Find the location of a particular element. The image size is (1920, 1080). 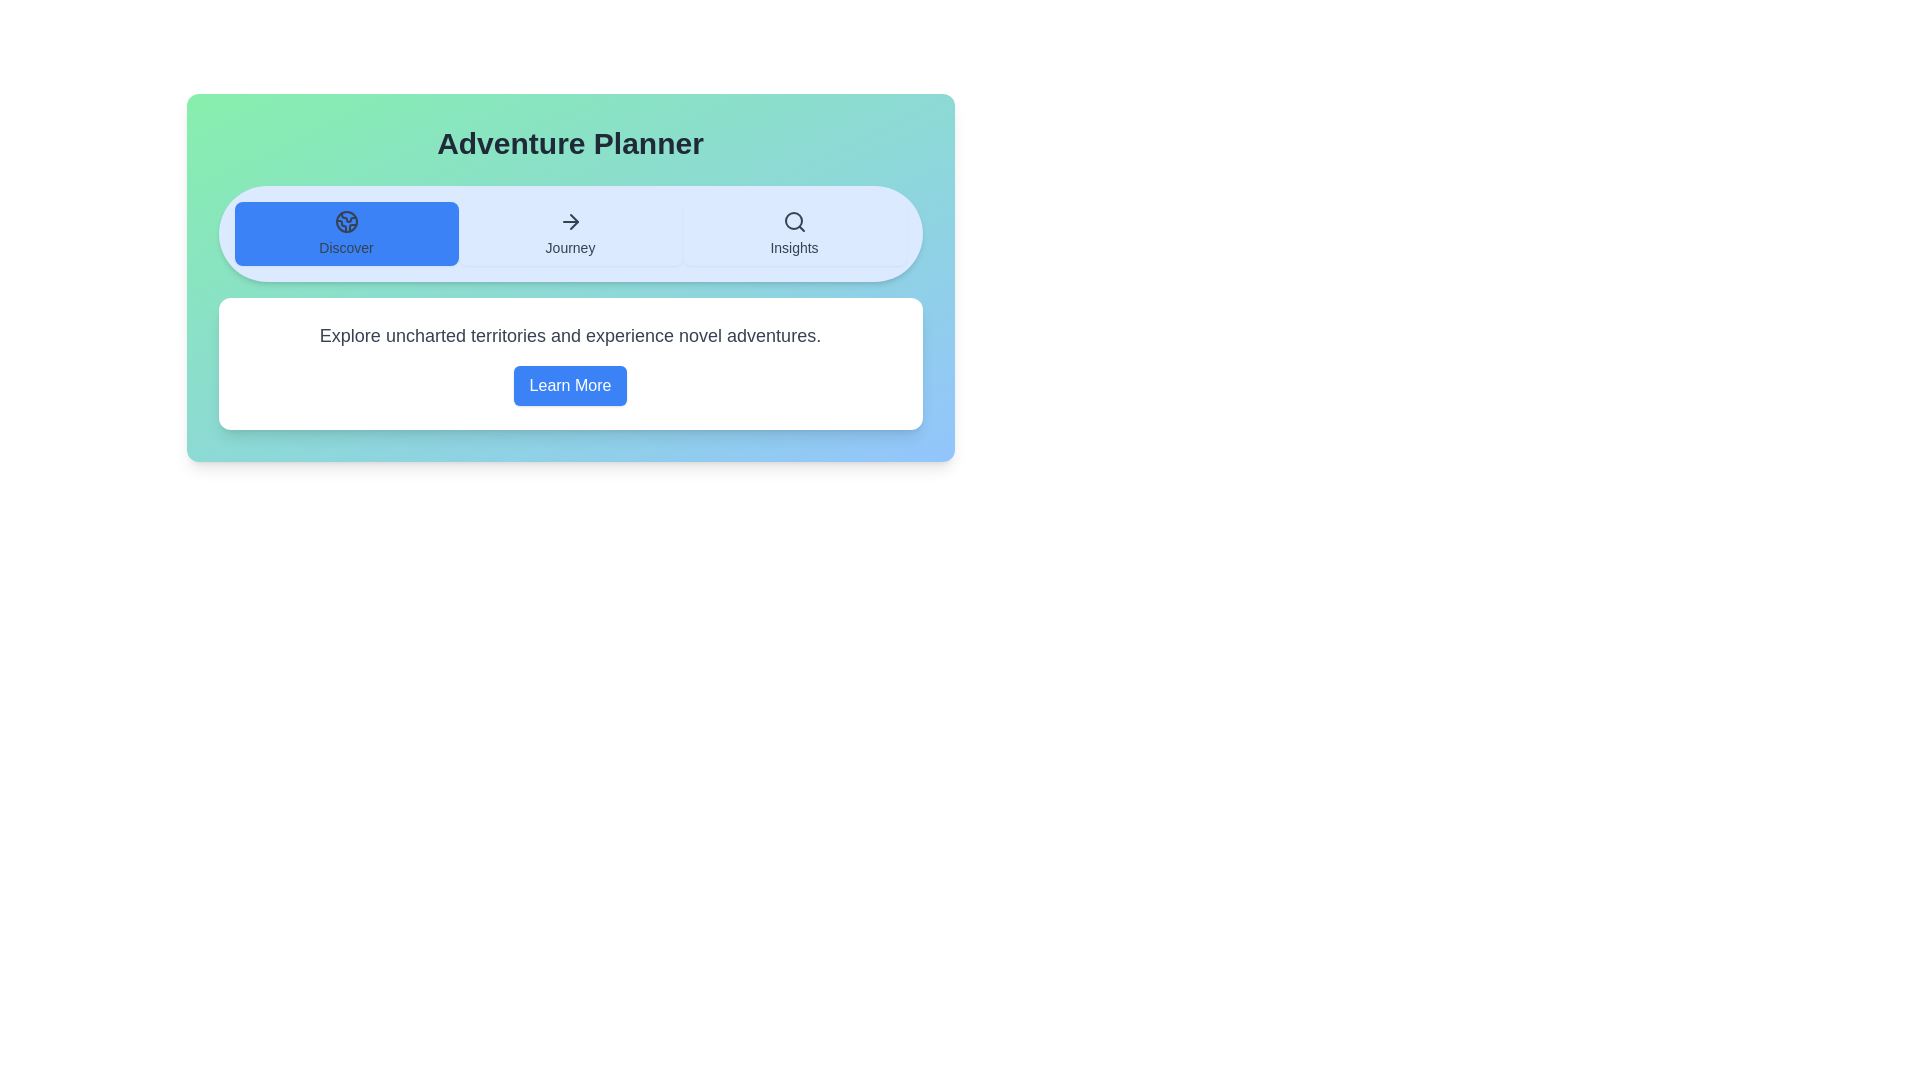

the promotional text content in the 'Adventure Planner' section, which includes a 'Learn More' button is located at coordinates (569, 308).